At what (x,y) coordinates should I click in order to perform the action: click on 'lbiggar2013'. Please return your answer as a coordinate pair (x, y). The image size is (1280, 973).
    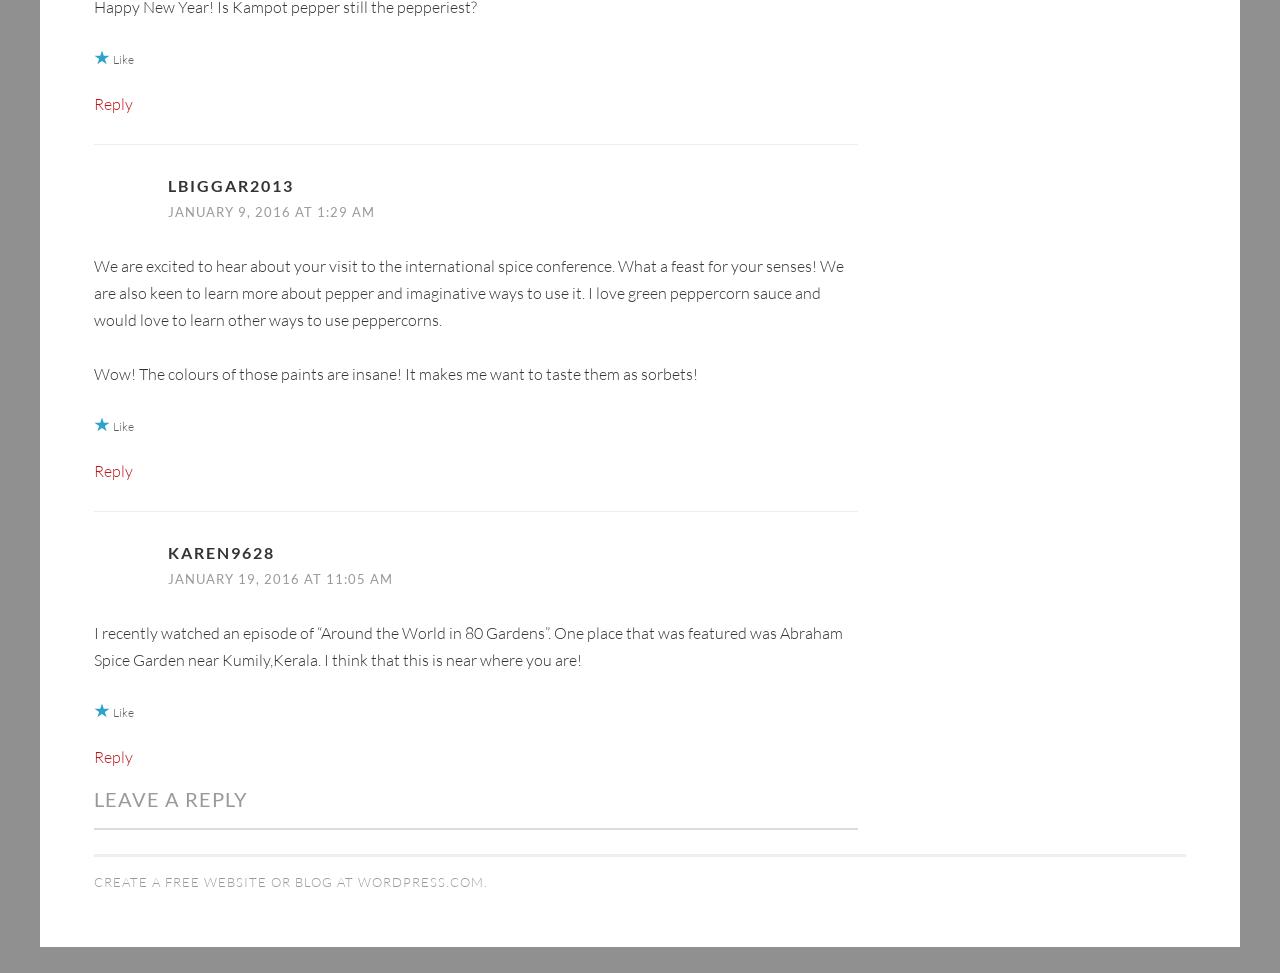
    Looking at the image, I should click on (231, 152).